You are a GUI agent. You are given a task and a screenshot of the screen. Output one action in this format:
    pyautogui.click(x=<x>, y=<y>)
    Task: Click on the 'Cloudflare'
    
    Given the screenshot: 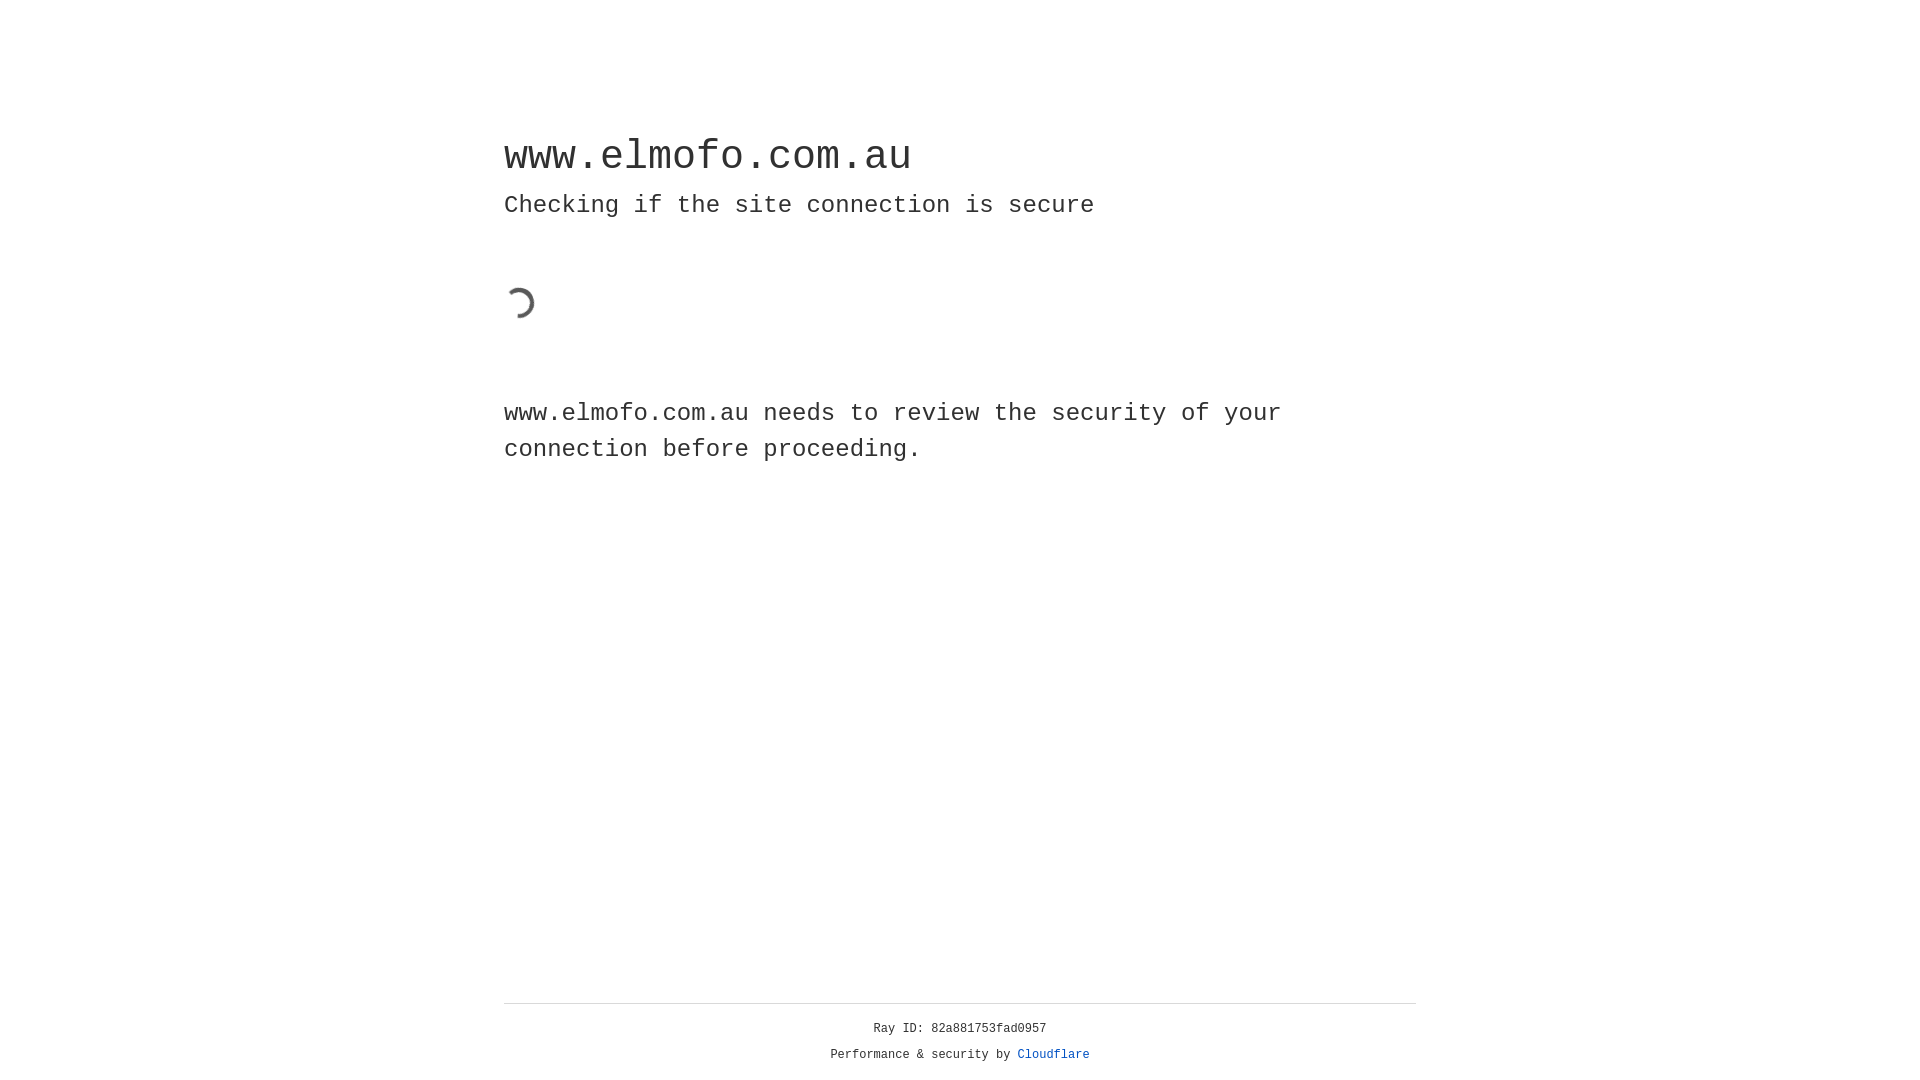 What is the action you would take?
    pyautogui.click(x=1053, y=1054)
    